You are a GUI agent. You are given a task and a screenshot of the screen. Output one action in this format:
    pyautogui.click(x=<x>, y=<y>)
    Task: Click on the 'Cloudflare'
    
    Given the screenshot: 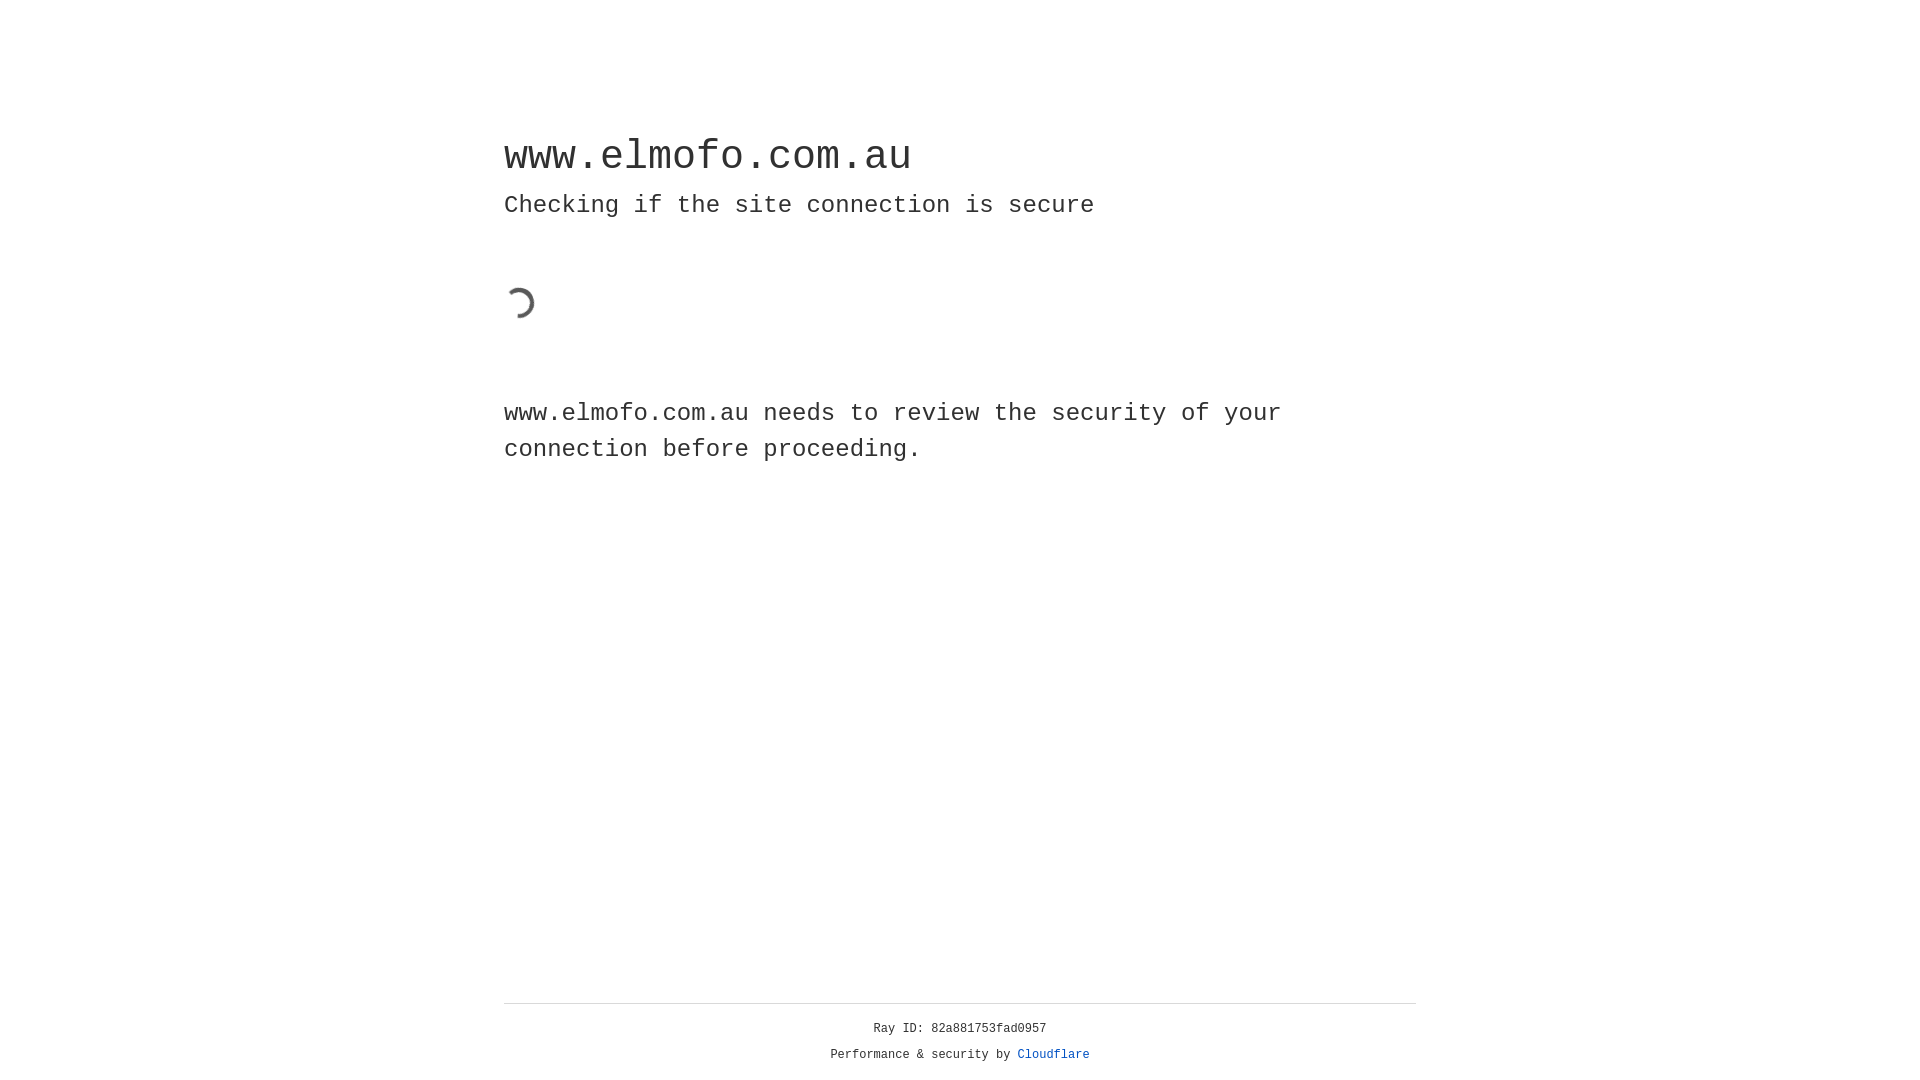 What is the action you would take?
    pyautogui.click(x=1053, y=1054)
    